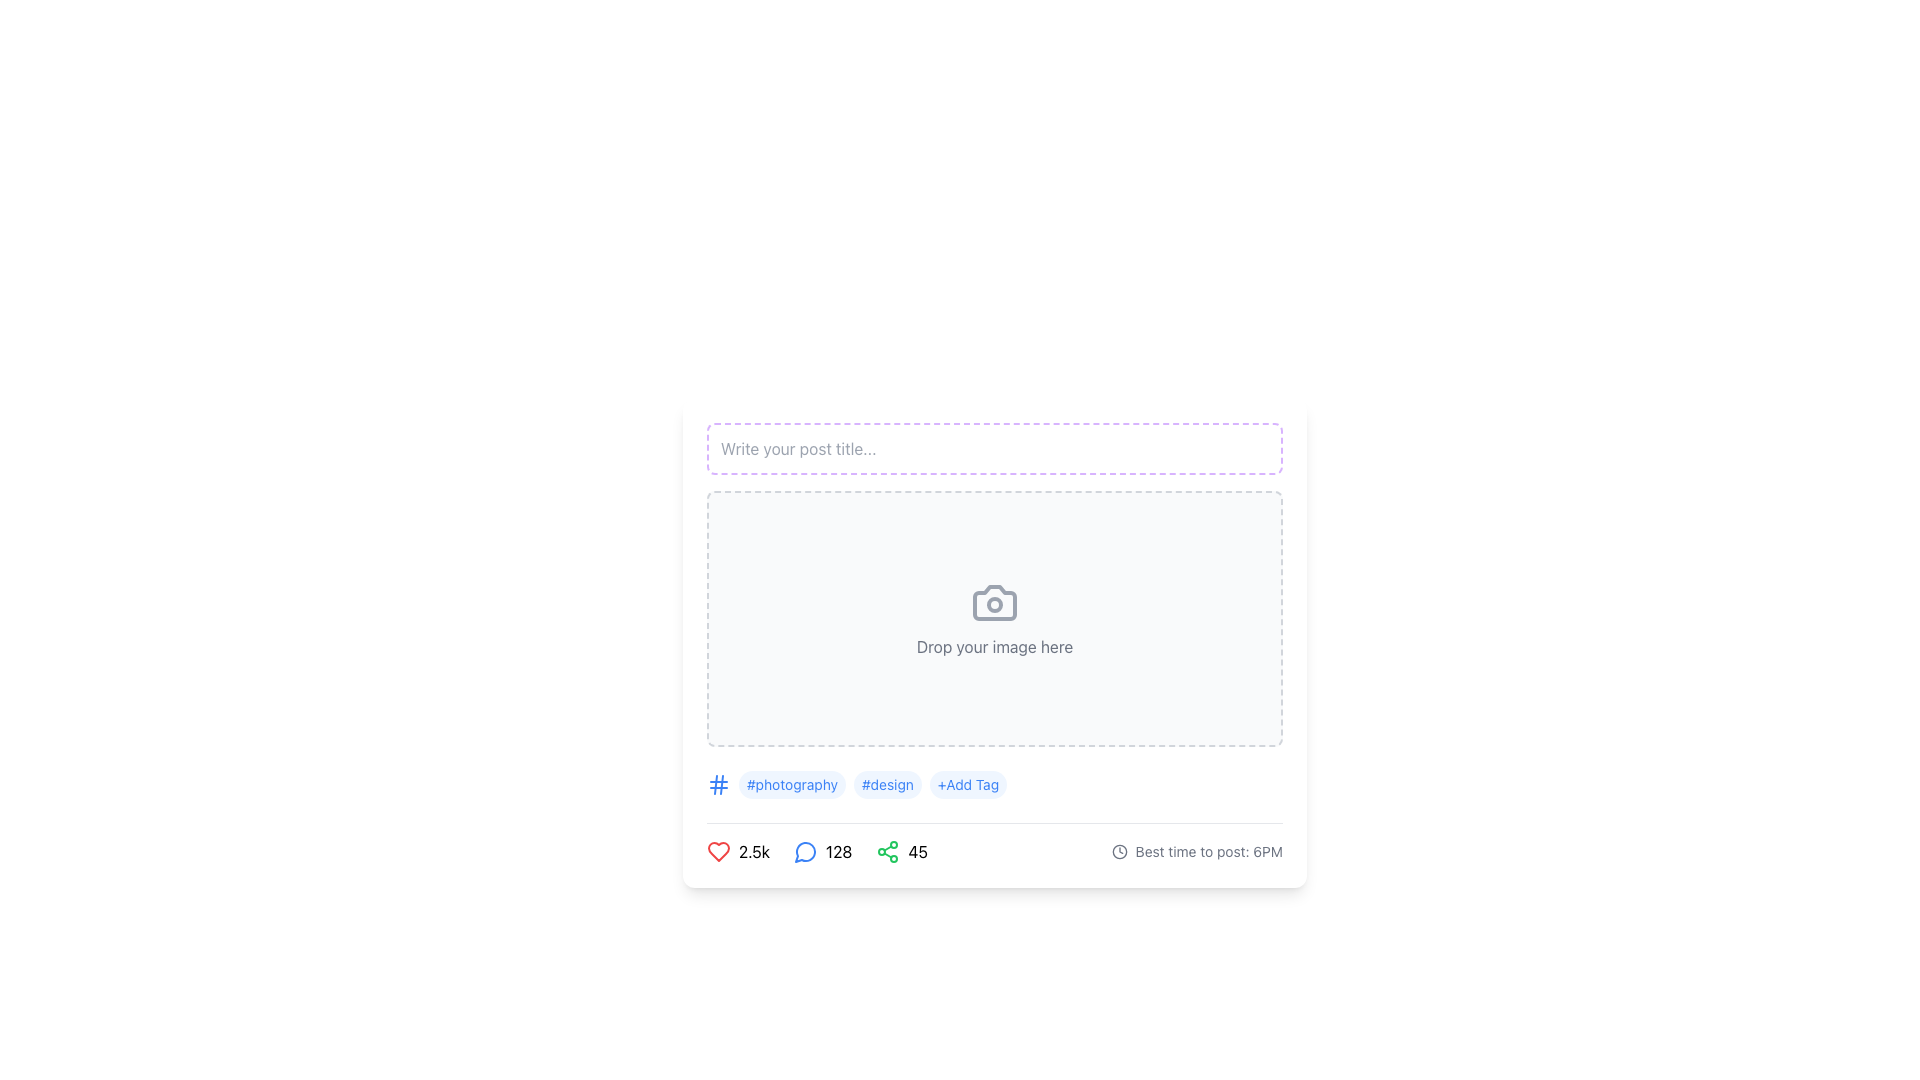 This screenshot has height=1080, width=1920. I want to click on the text label displaying the number '45', which is bold and styled in black, located next to a green share icon in the lower portion of the interface, so click(917, 852).